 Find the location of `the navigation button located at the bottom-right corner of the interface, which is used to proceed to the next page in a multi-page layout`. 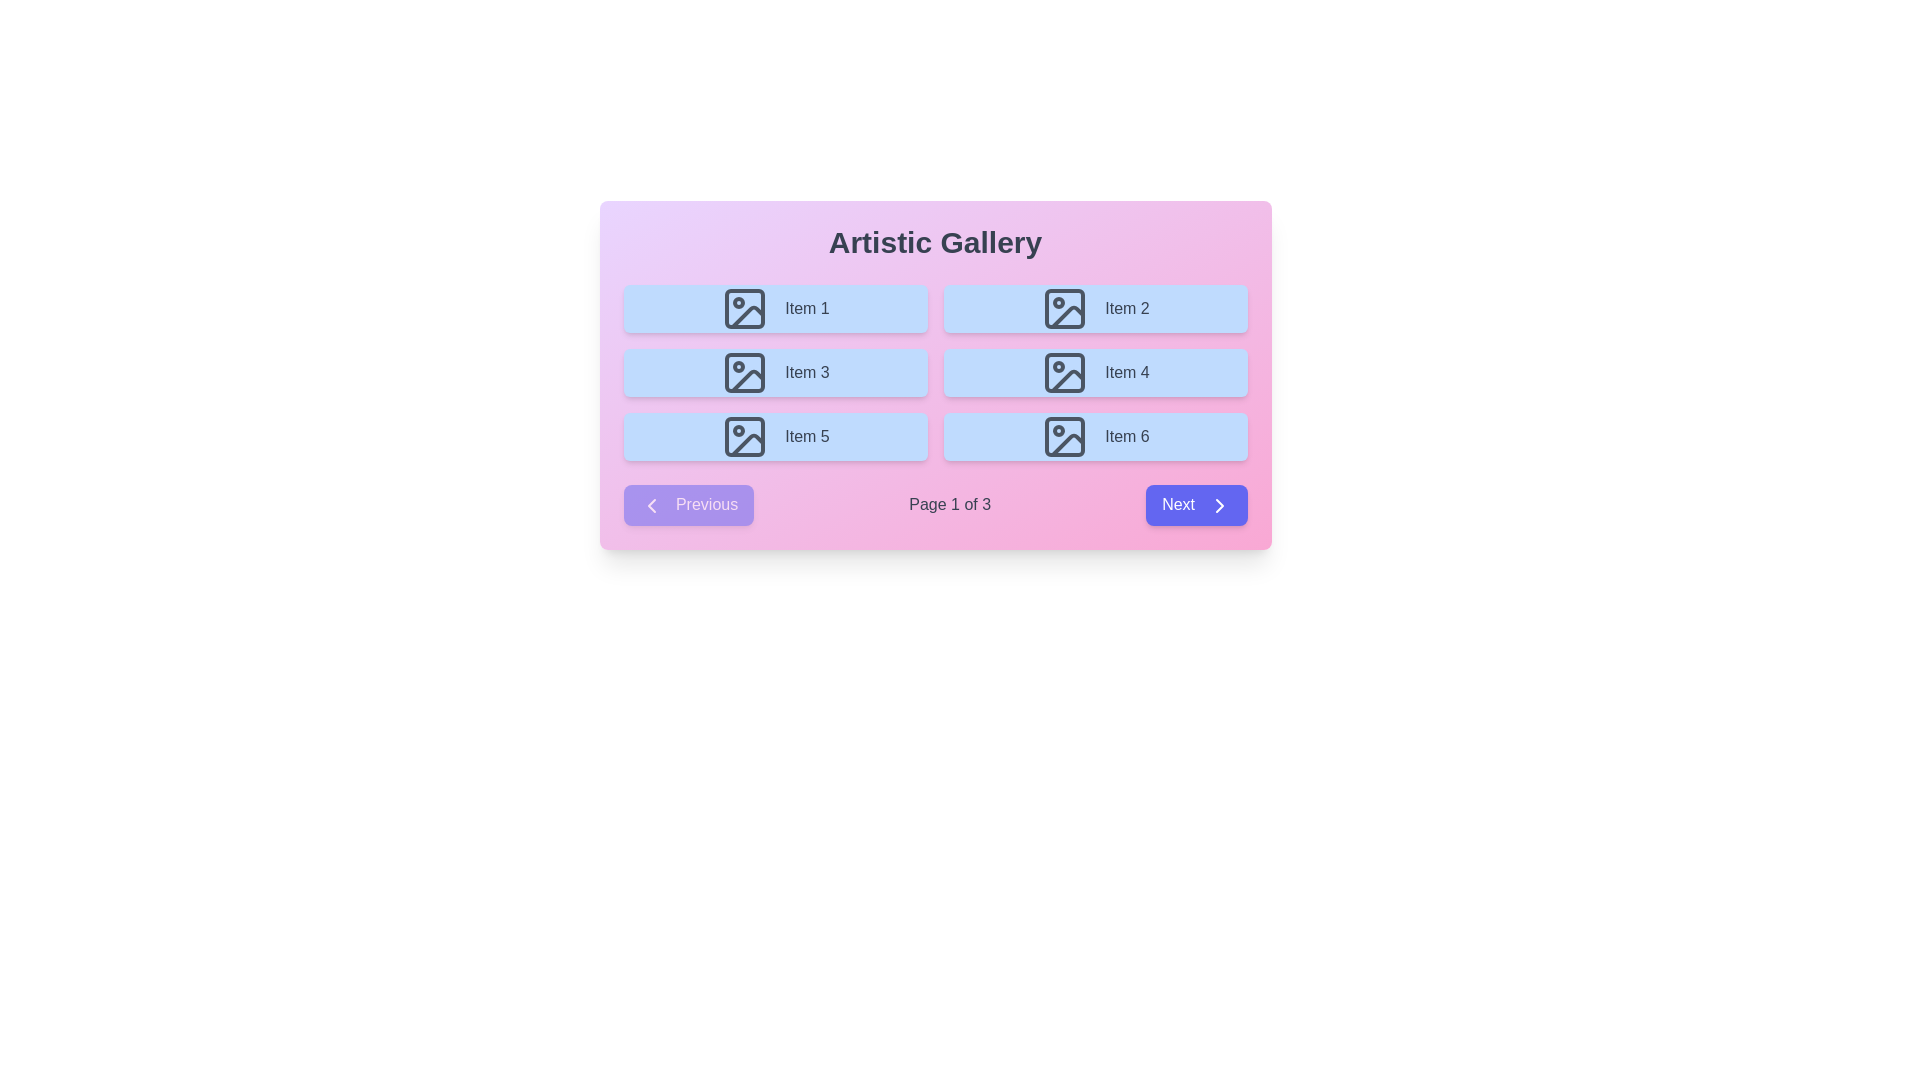

the navigation button located at the bottom-right corner of the interface, which is used to proceed to the next page in a multi-page layout is located at coordinates (1196, 504).